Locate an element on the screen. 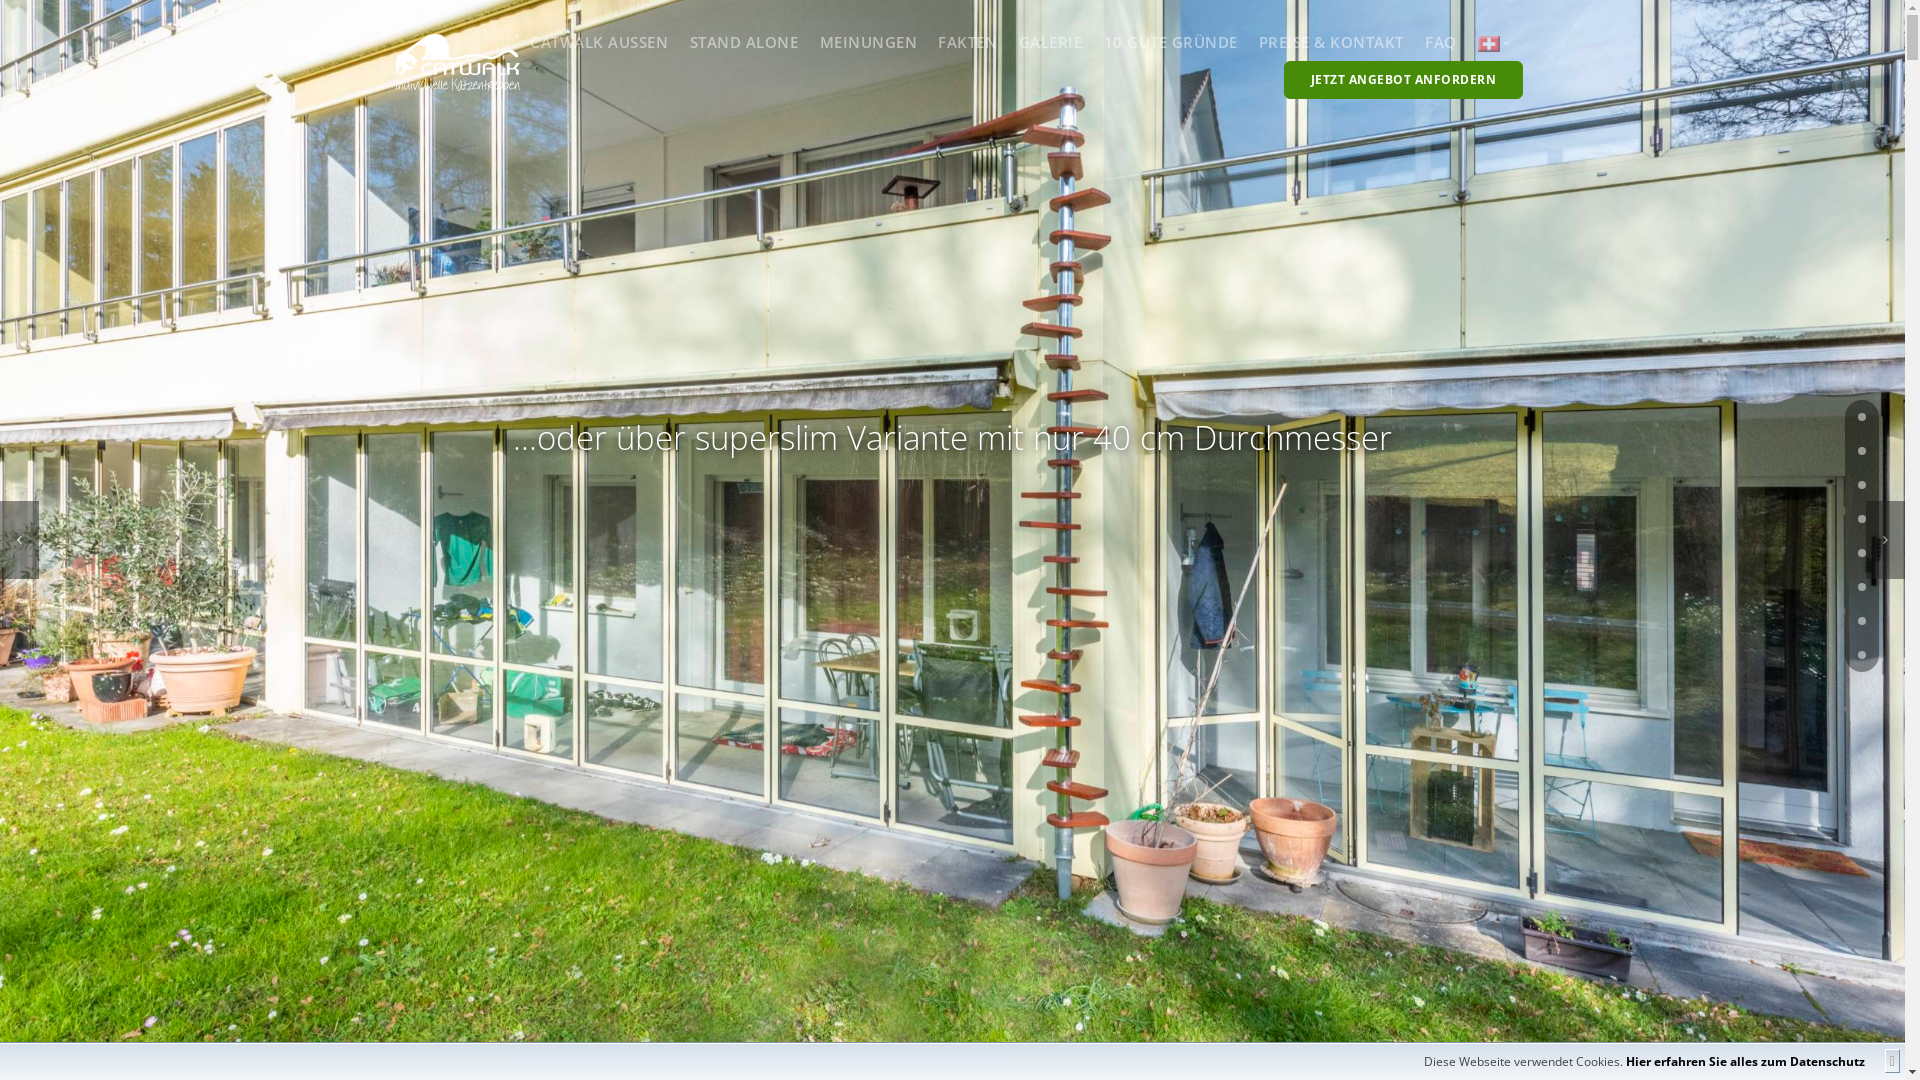  'PREISE & KONTAKT' is located at coordinates (1331, 42).